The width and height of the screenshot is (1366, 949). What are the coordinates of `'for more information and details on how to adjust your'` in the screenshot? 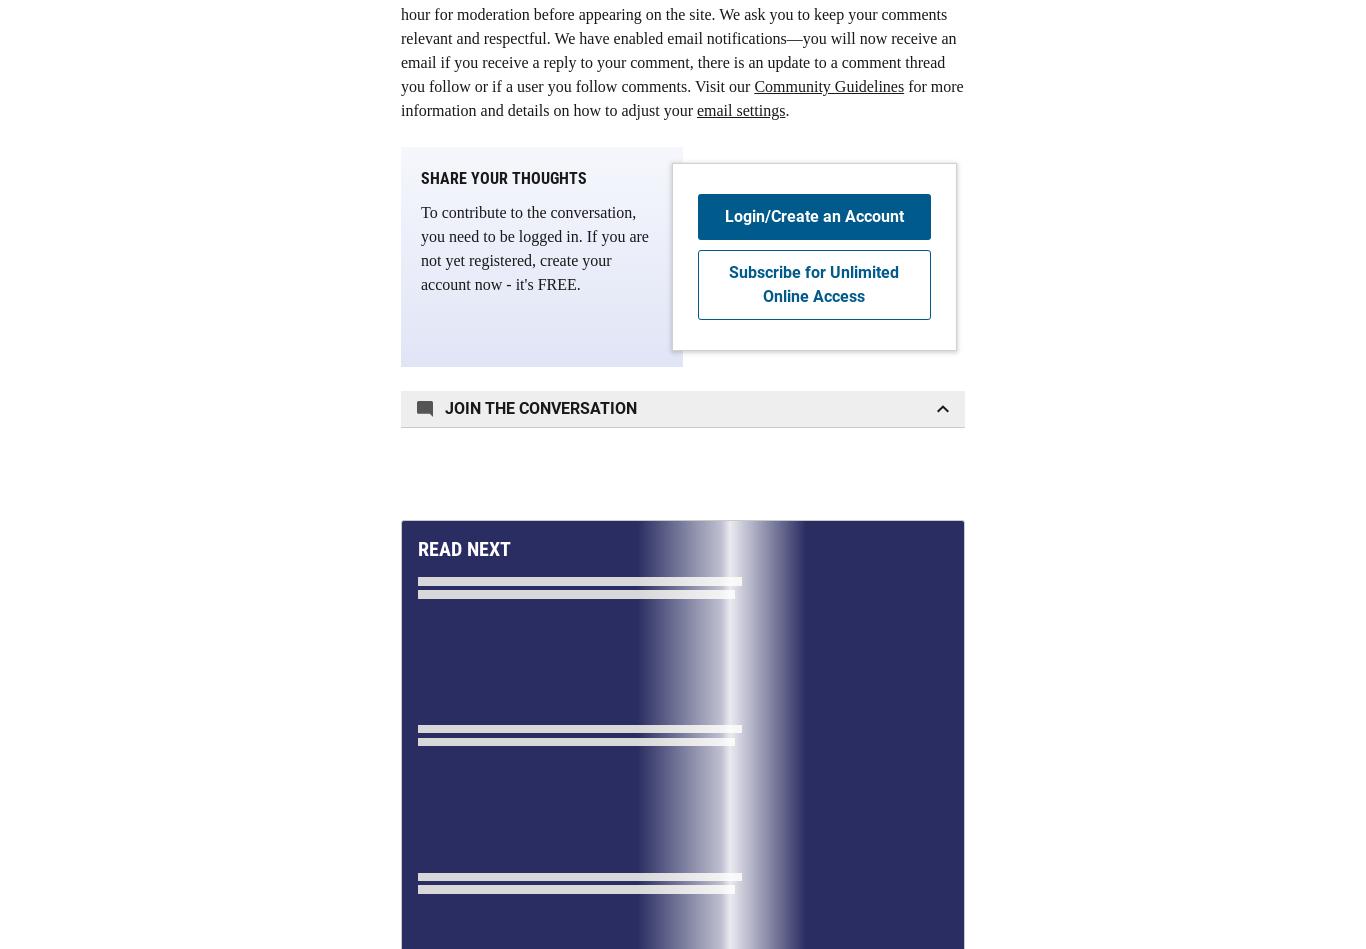 It's located at (681, 98).